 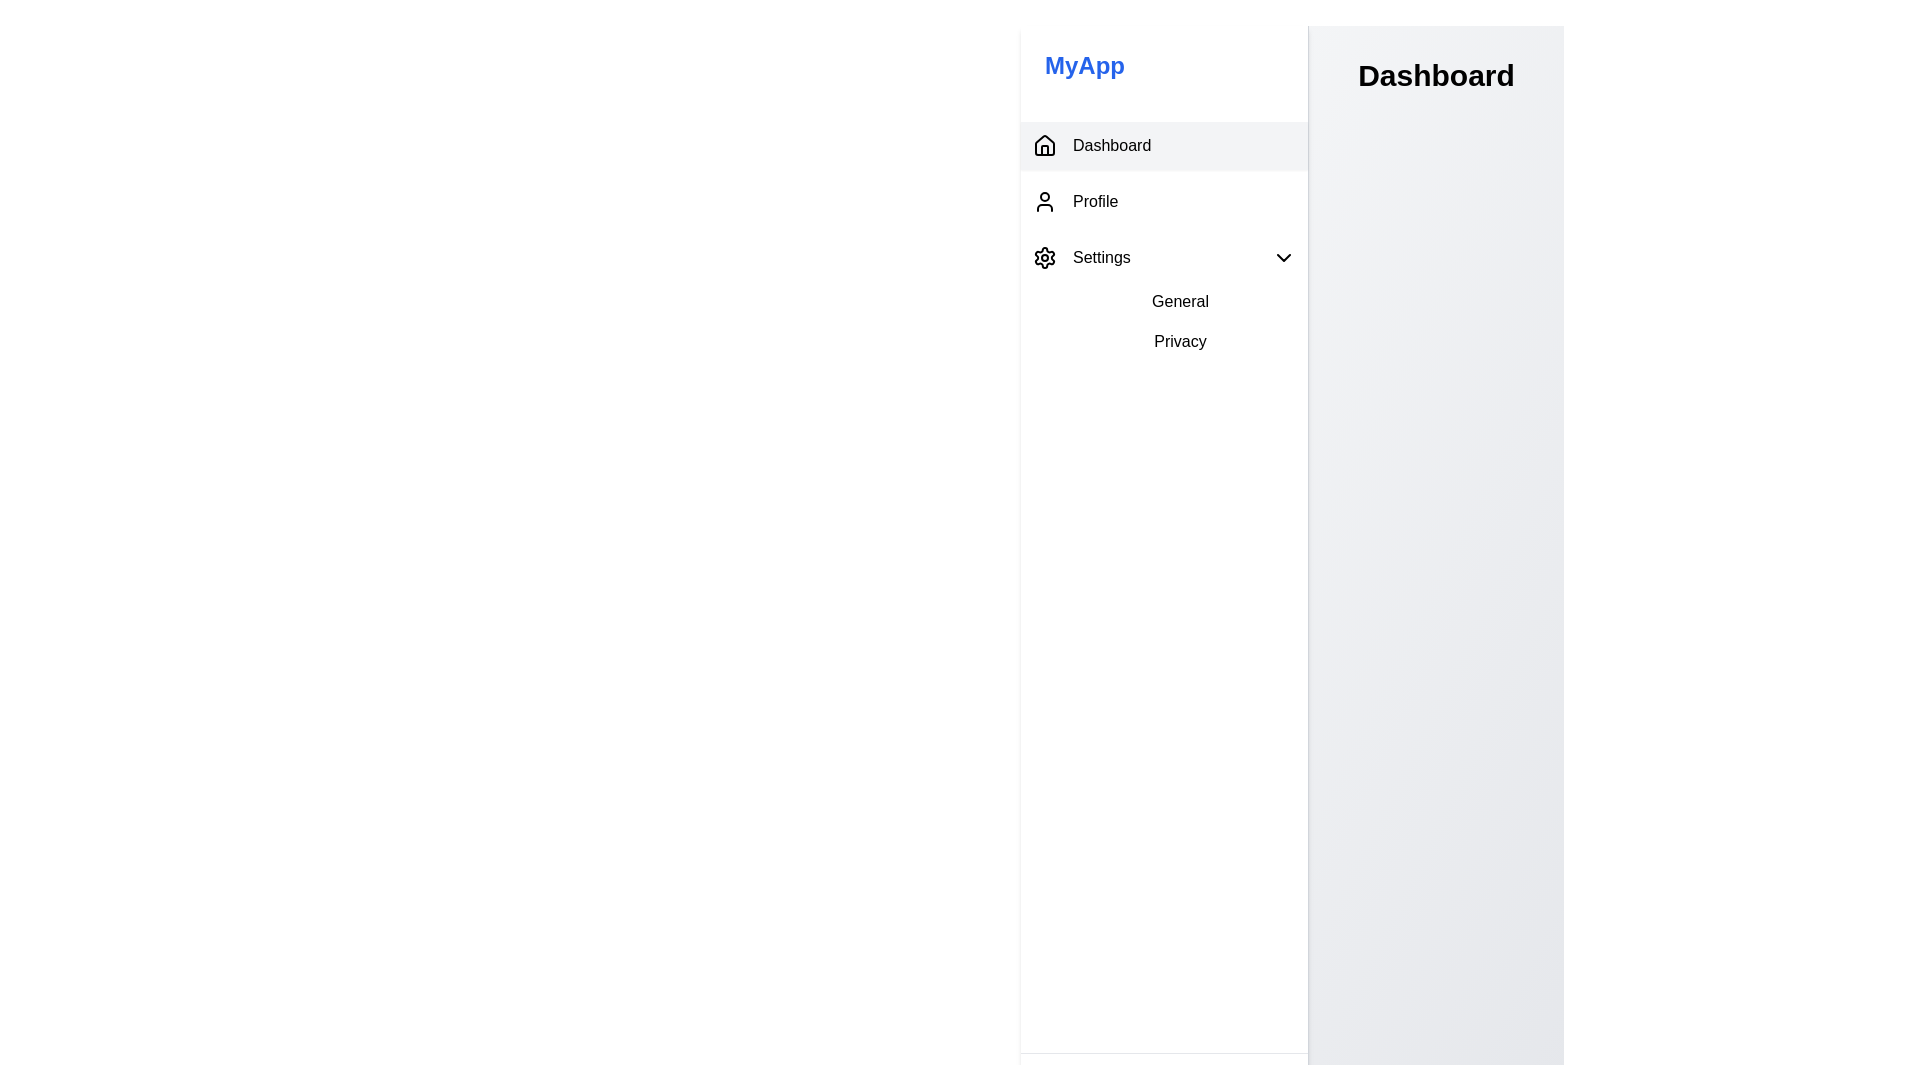 What do you see at coordinates (1083, 64) in the screenshot?
I see `the 'MyApp' text label element, which is a blue, bold, large font label prominently displaying the application's branding at the top-left corner of the interface` at bounding box center [1083, 64].